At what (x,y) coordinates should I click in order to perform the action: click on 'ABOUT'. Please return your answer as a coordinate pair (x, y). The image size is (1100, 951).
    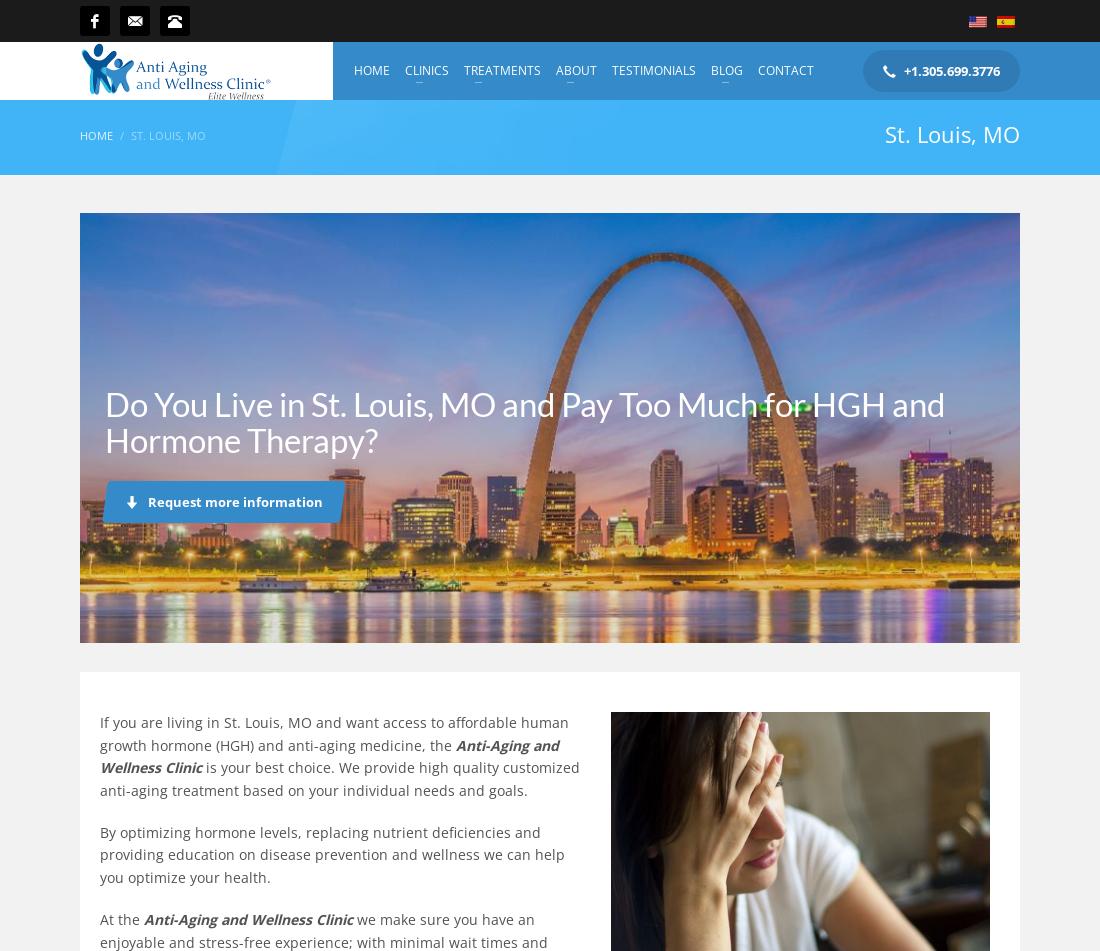
    Looking at the image, I should click on (553, 70).